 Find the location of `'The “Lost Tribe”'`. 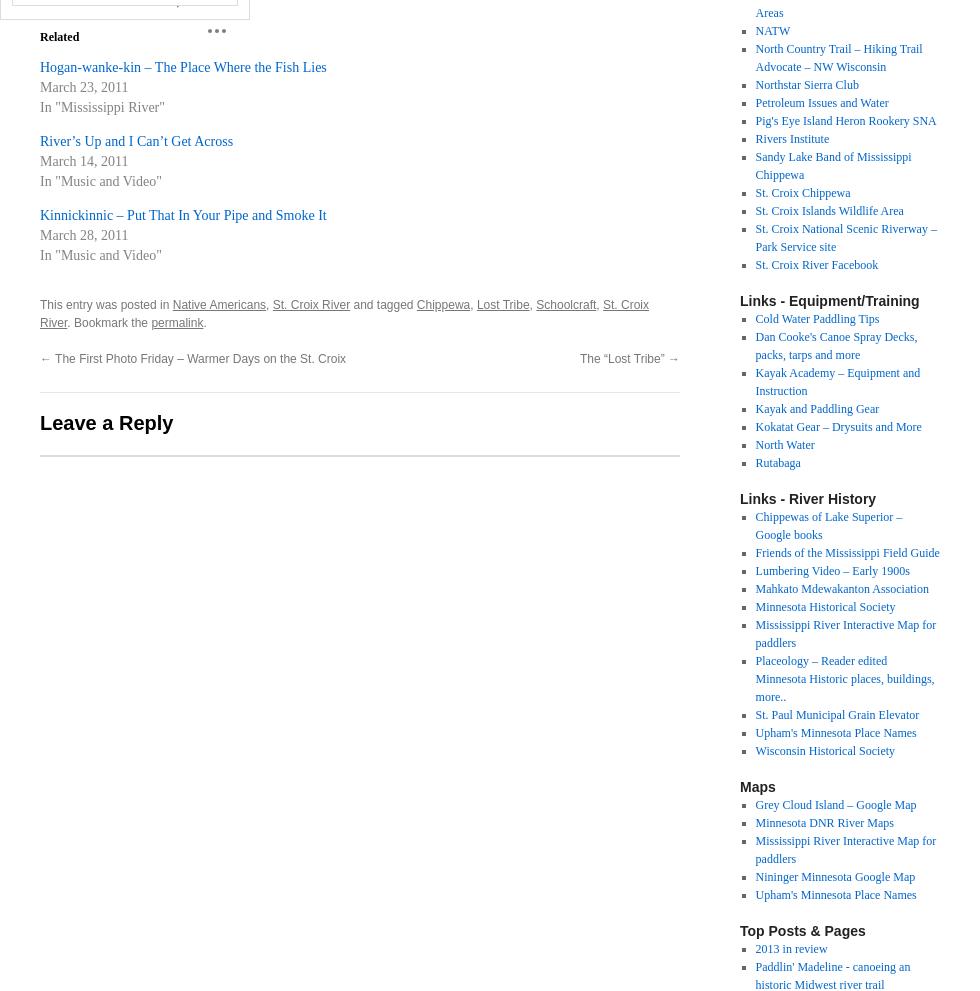

'The “Lost Tribe”' is located at coordinates (578, 358).